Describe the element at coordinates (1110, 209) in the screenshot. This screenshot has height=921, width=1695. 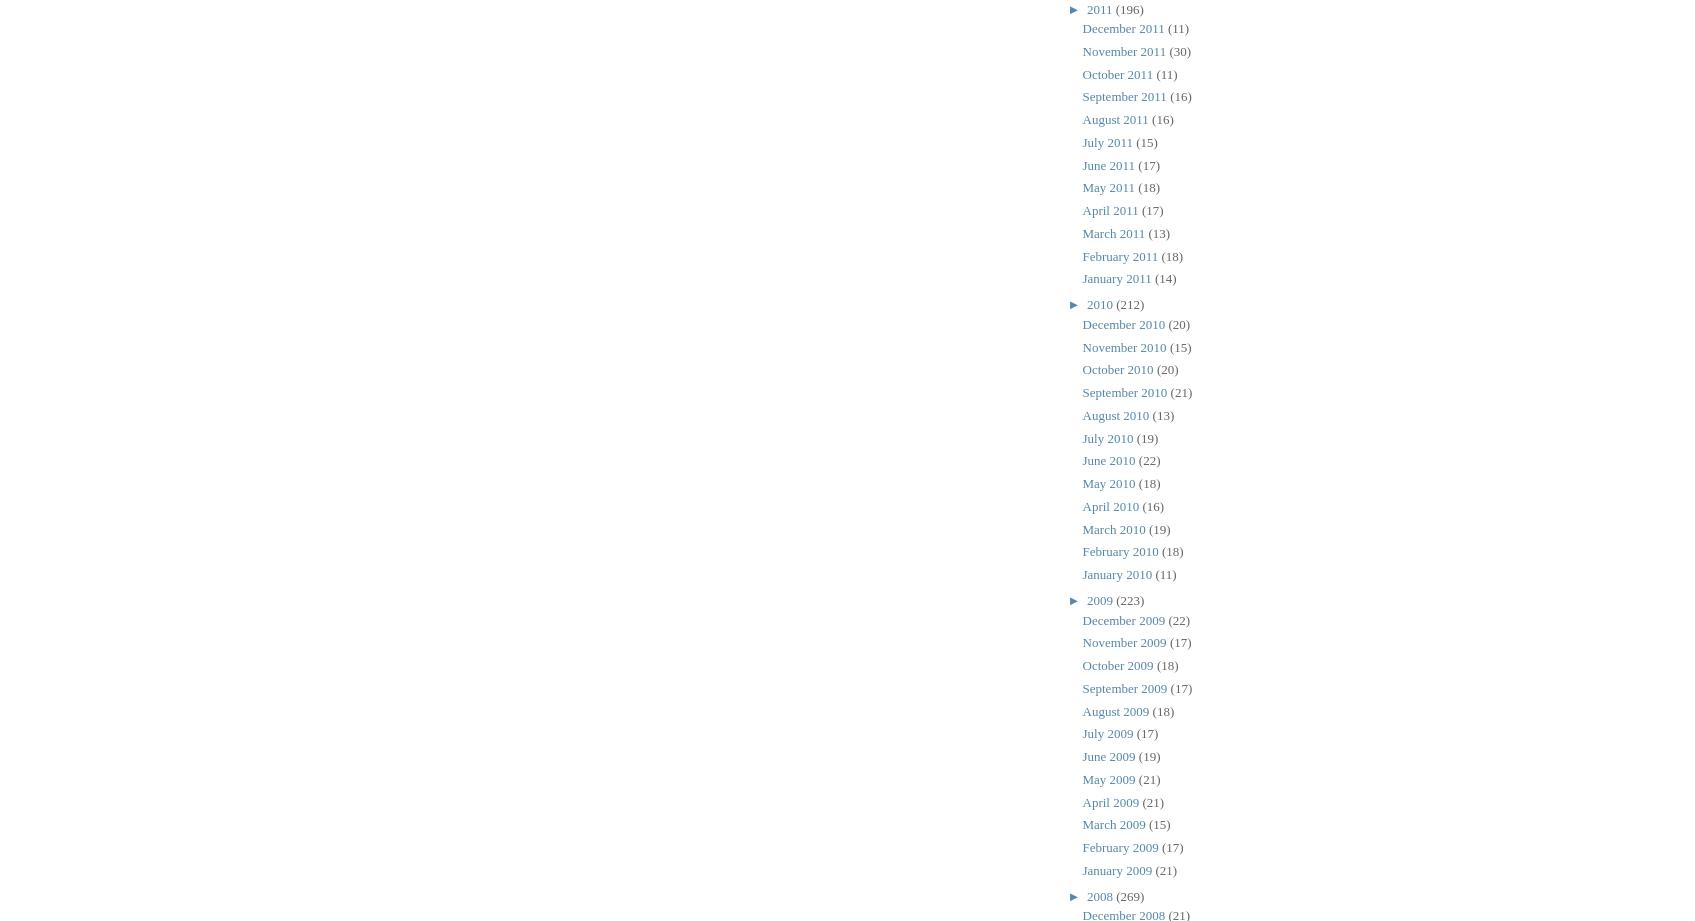
I see `'April 2011'` at that location.